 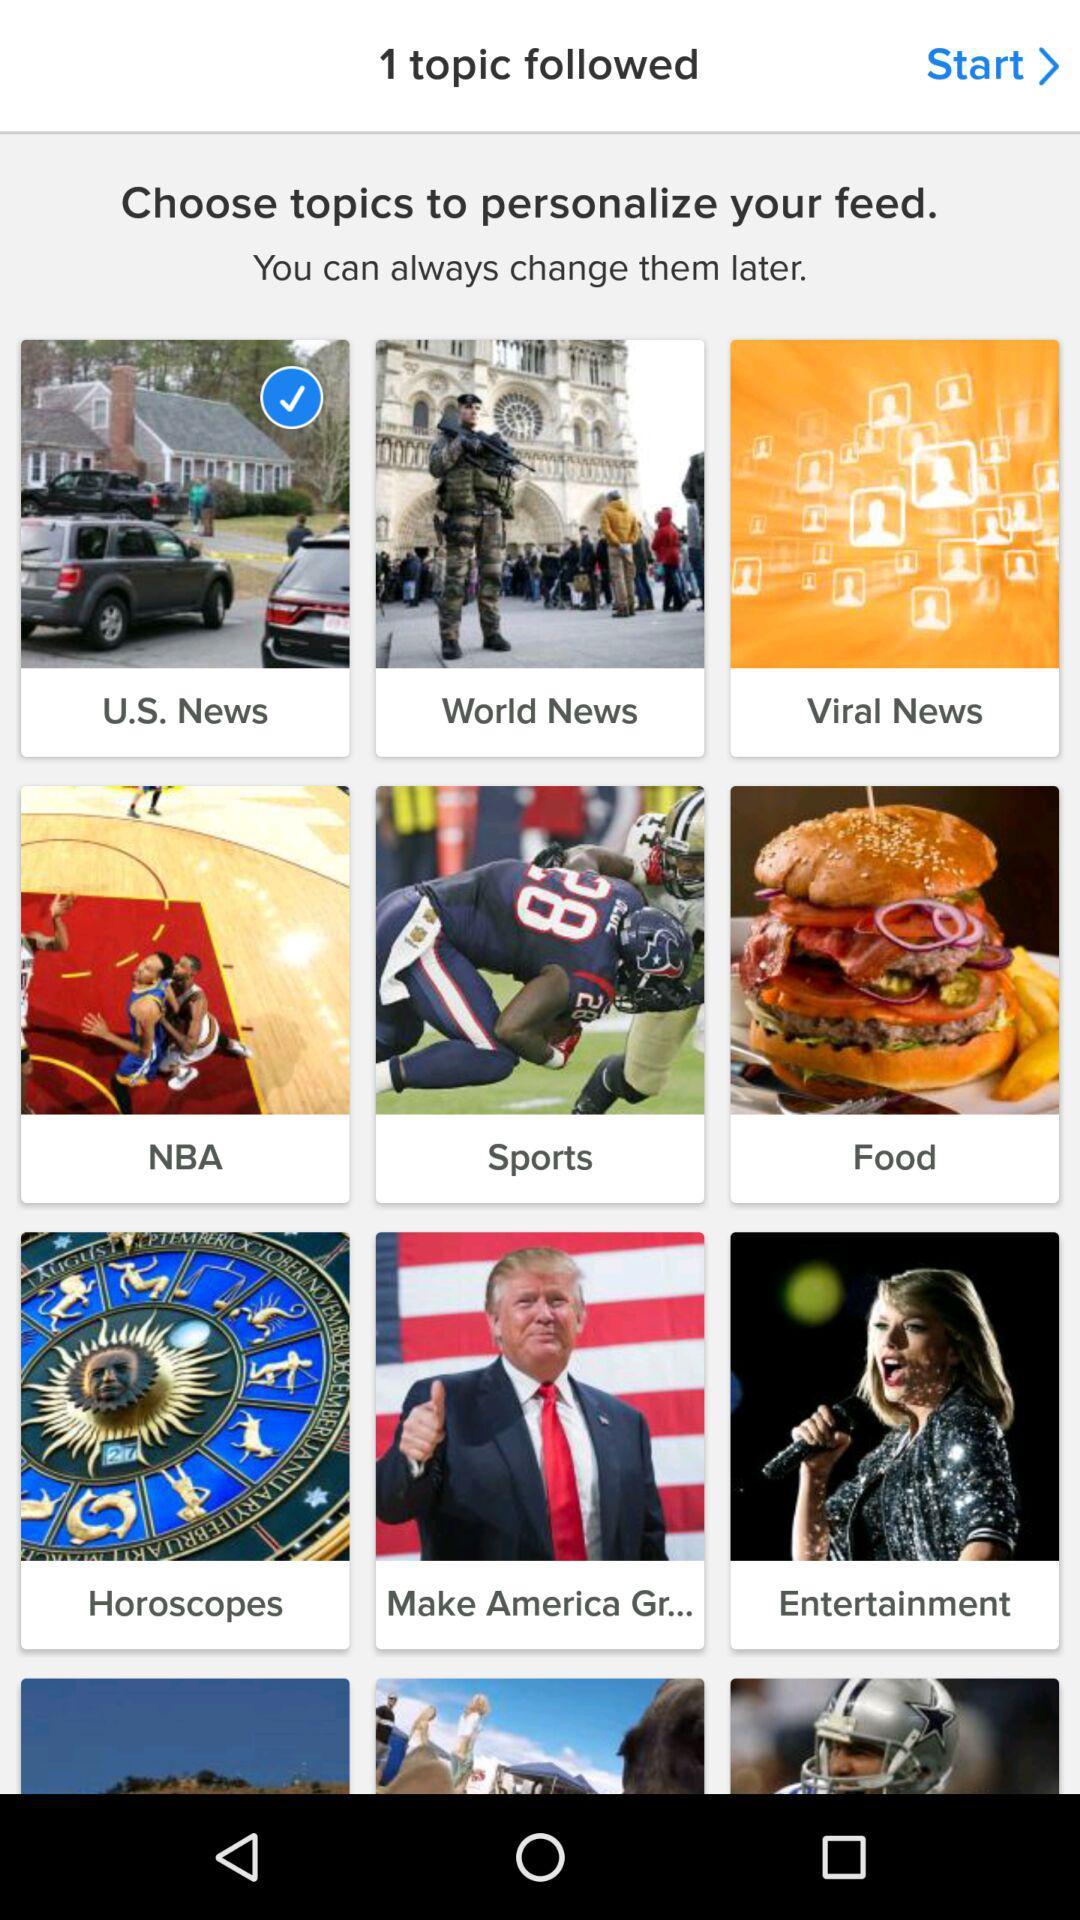 I want to click on start icon, so click(x=992, y=65).